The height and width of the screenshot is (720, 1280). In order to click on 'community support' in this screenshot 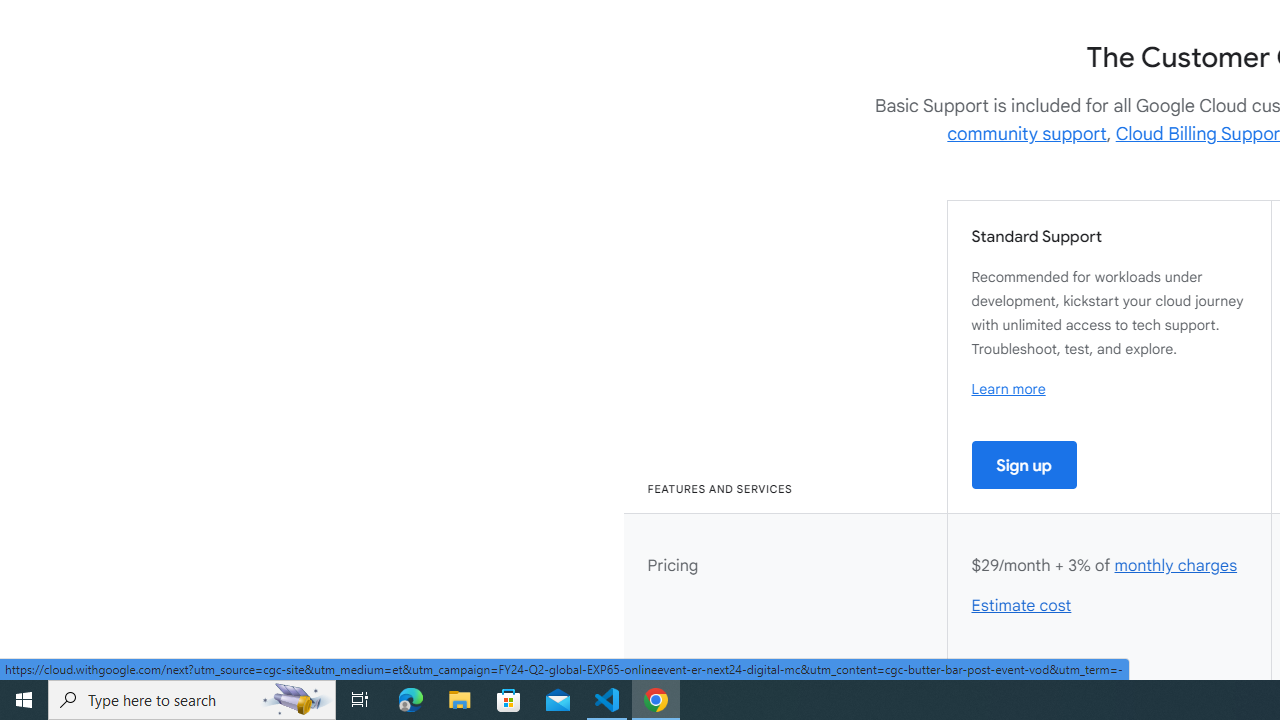, I will do `click(1027, 133)`.